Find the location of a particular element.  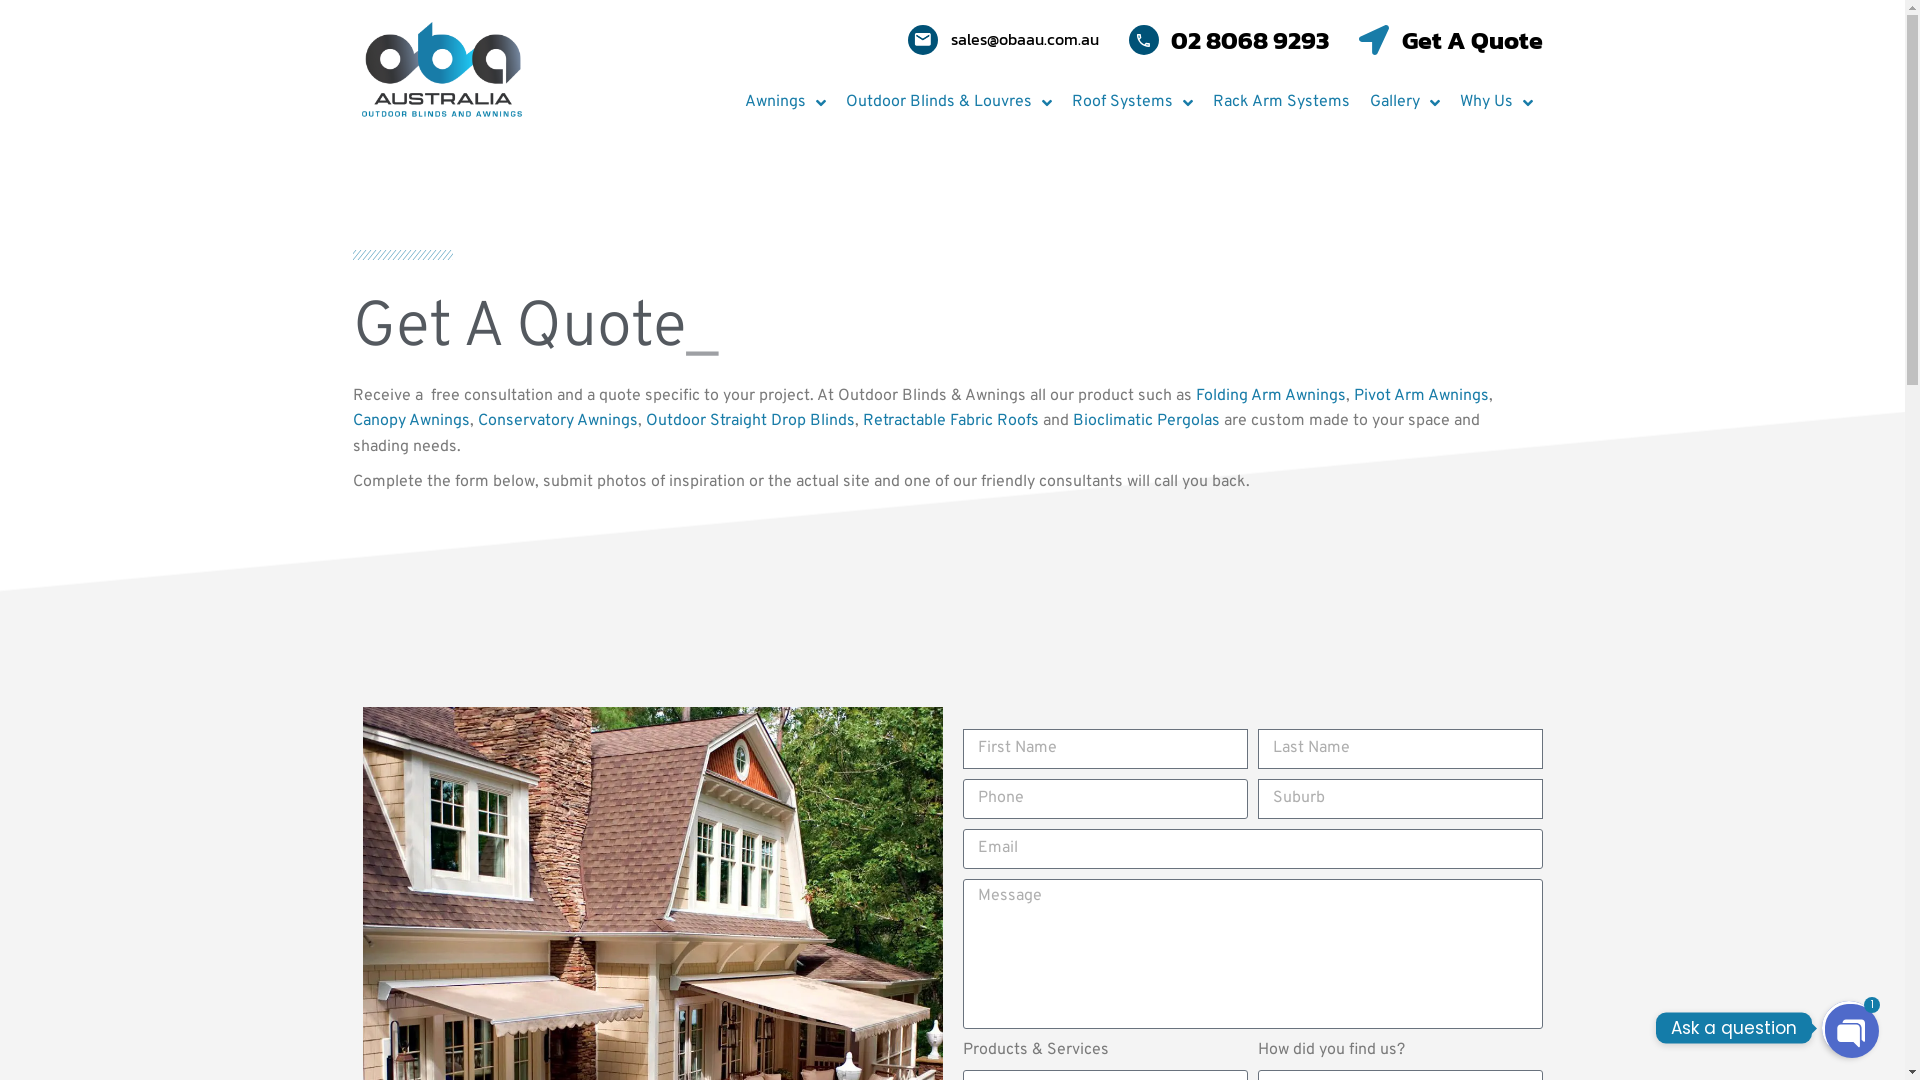

'02 8068 9293' is located at coordinates (1227, 39).